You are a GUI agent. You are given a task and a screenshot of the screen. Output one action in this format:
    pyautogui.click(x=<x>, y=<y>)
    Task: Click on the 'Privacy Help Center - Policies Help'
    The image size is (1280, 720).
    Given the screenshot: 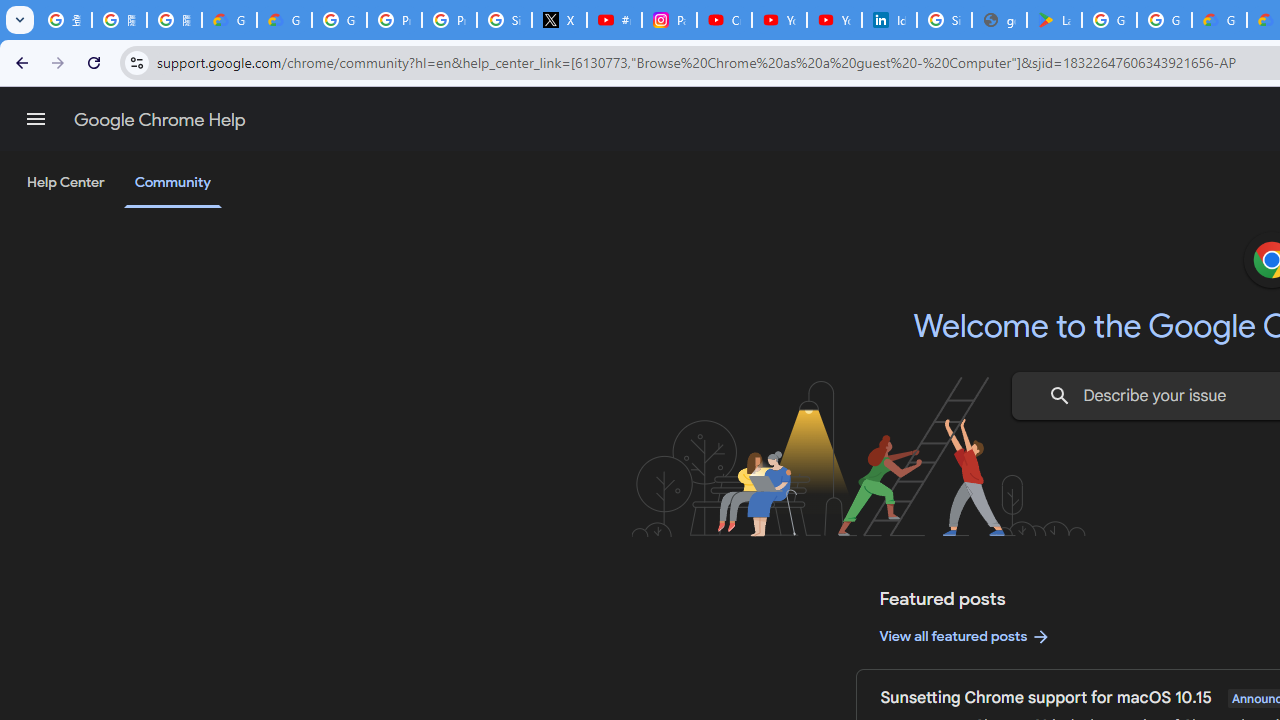 What is the action you would take?
    pyautogui.click(x=394, y=20)
    